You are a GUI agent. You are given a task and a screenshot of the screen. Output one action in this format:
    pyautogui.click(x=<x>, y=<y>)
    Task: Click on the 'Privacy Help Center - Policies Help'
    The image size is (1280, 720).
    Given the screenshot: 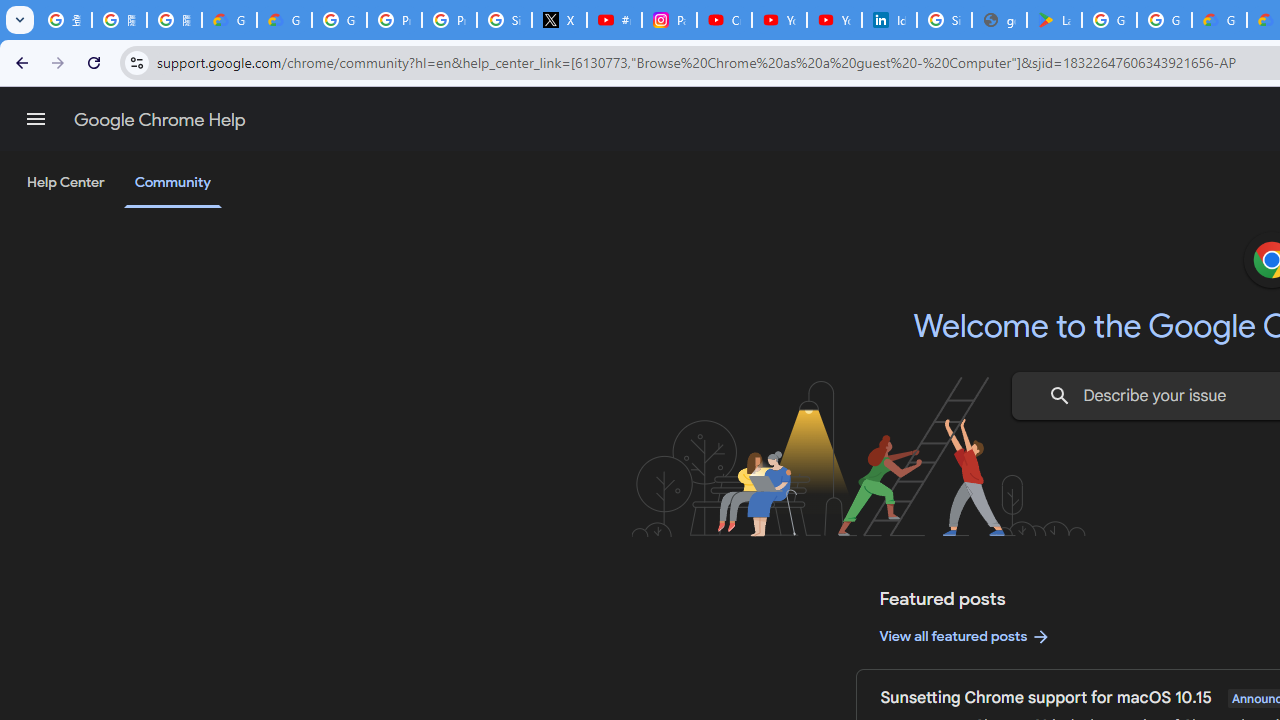 What is the action you would take?
    pyautogui.click(x=394, y=20)
    